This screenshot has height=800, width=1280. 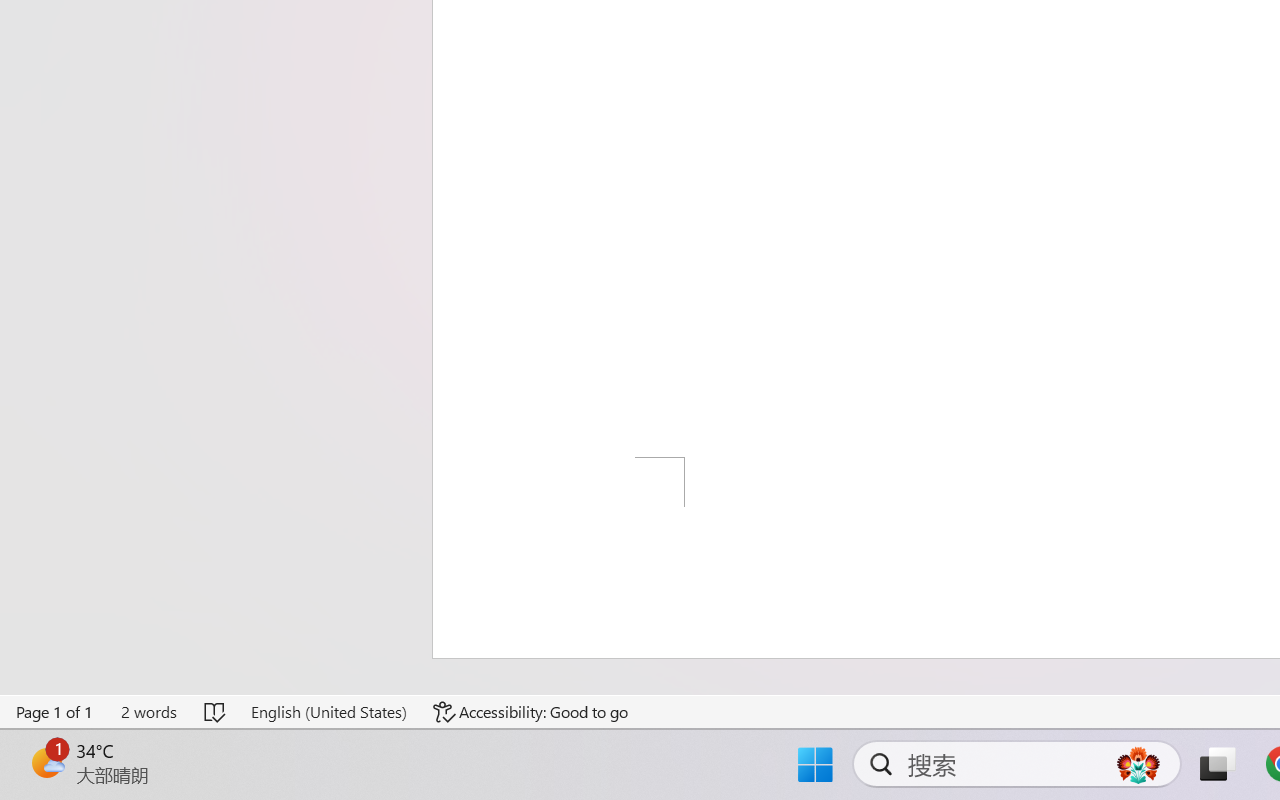 What do you see at coordinates (531, 711) in the screenshot?
I see `'Accessibility Checker Accessibility: Good to go'` at bounding box center [531, 711].